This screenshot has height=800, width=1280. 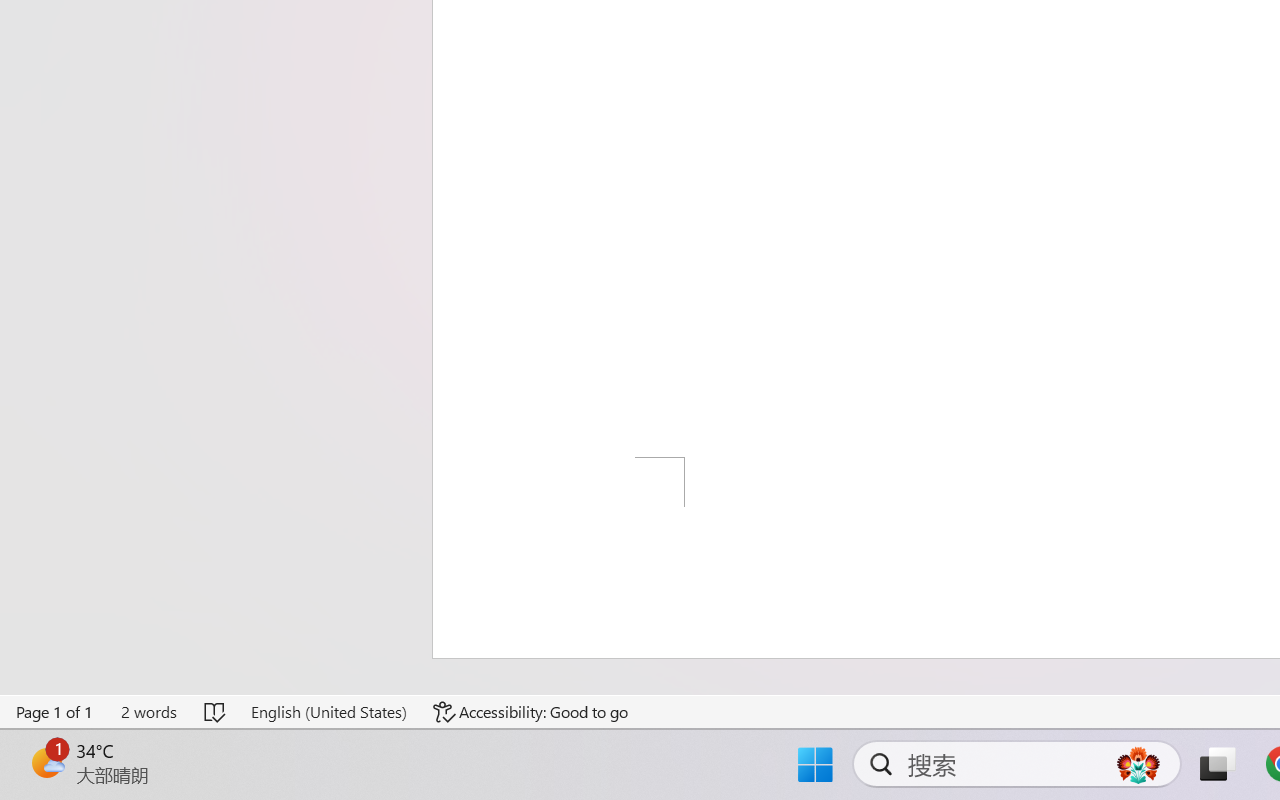 What do you see at coordinates (531, 711) in the screenshot?
I see `'Accessibility Checker Accessibility: Good to go'` at bounding box center [531, 711].